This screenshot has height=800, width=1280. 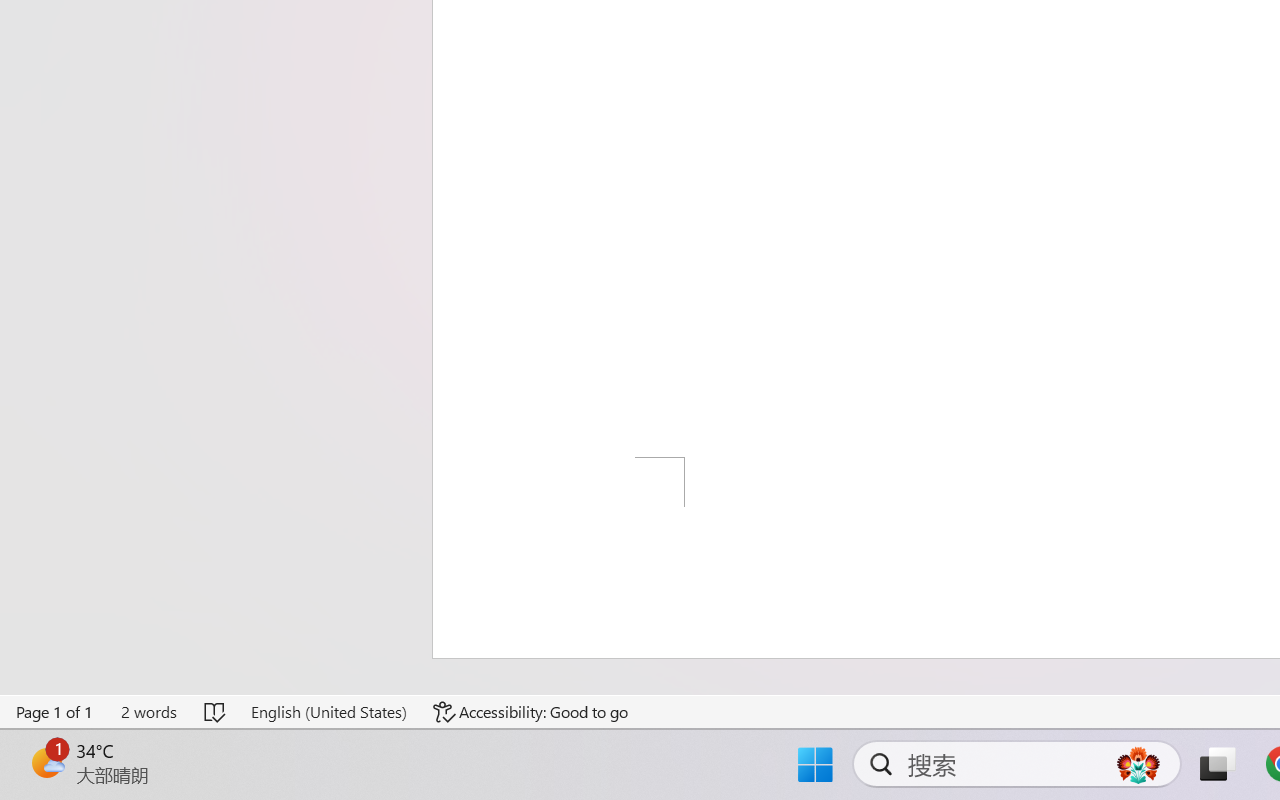 What do you see at coordinates (531, 711) in the screenshot?
I see `'Accessibility Checker Accessibility: Good to go'` at bounding box center [531, 711].